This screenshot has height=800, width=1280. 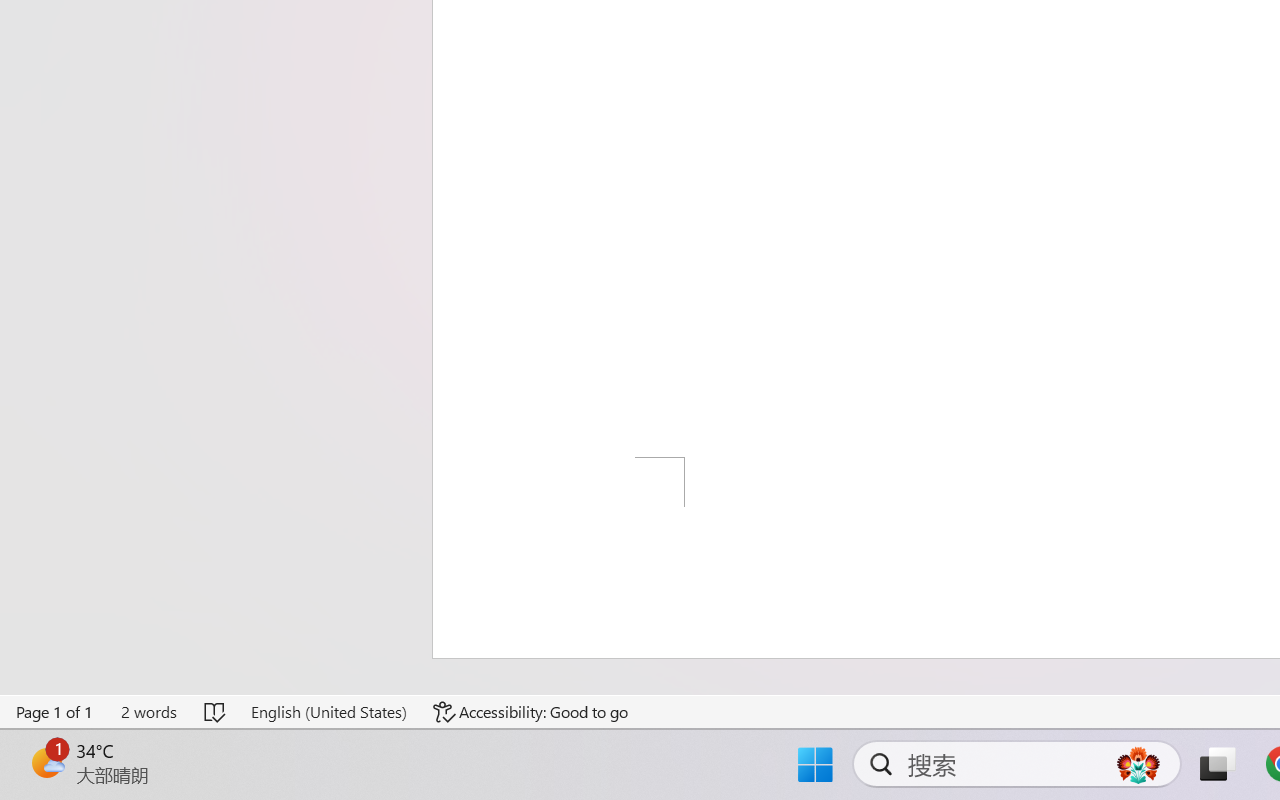 What do you see at coordinates (531, 711) in the screenshot?
I see `'Accessibility Checker Accessibility: Good to go'` at bounding box center [531, 711].